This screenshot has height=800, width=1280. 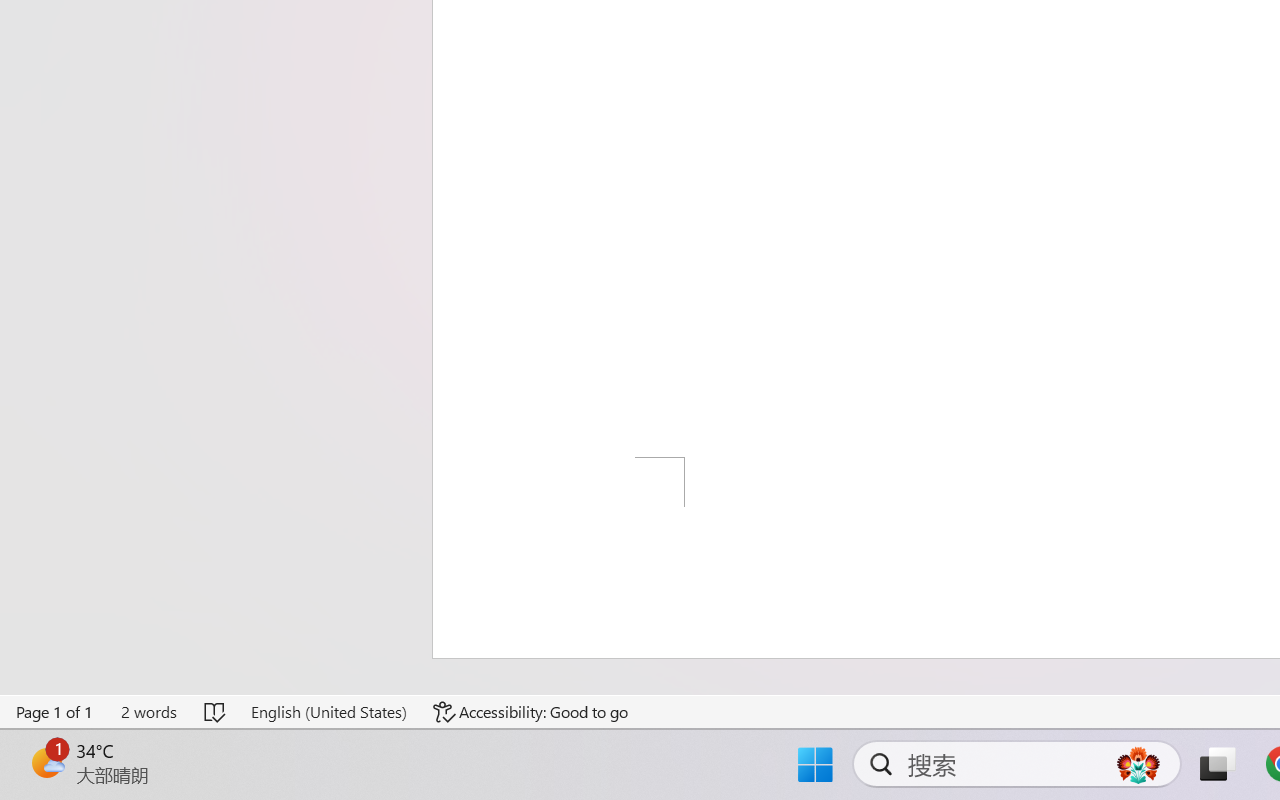 What do you see at coordinates (531, 711) in the screenshot?
I see `'Accessibility Checker Accessibility: Good to go'` at bounding box center [531, 711].